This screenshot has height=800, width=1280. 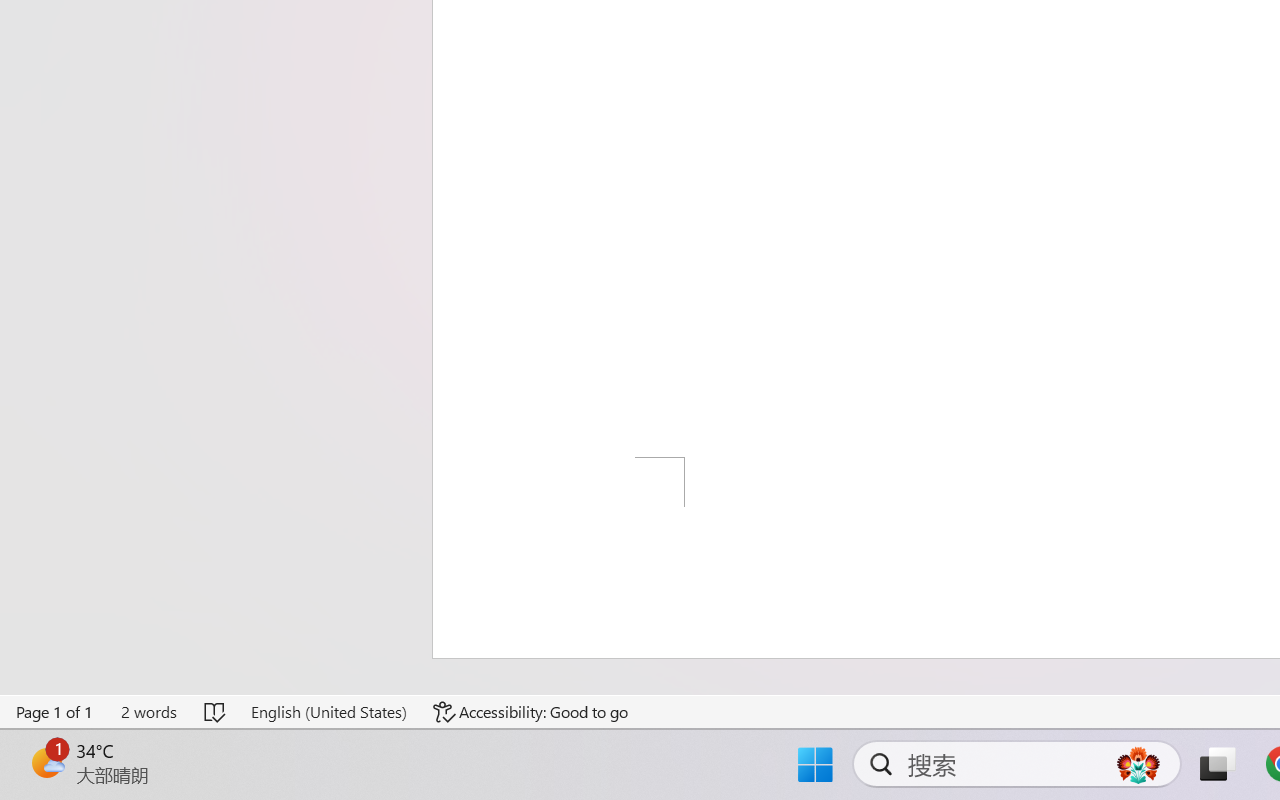 What do you see at coordinates (531, 711) in the screenshot?
I see `'Accessibility Checker Accessibility: Good to go'` at bounding box center [531, 711].